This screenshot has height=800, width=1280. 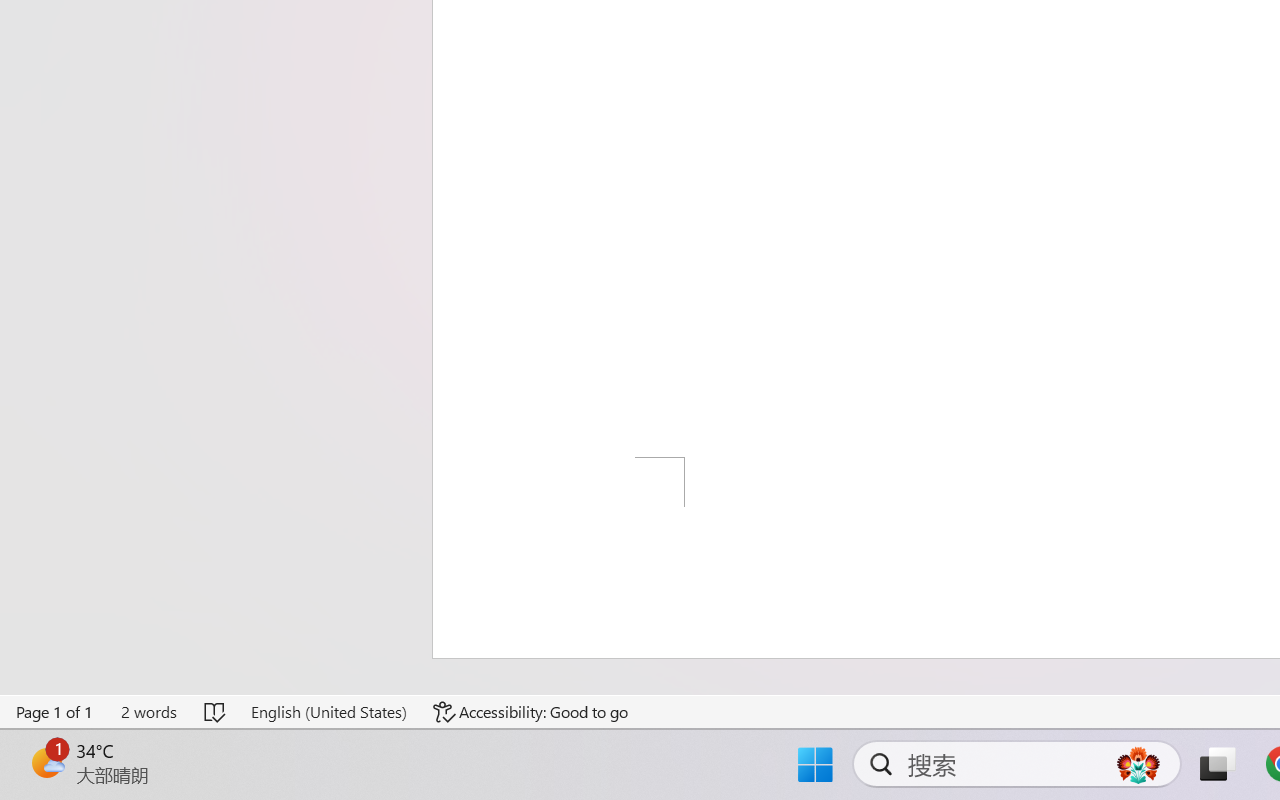 What do you see at coordinates (531, 711) in the screenshot?
I see `'Accessibility Checker Accessibility: Good to go'` at bounding box center [531, 711].